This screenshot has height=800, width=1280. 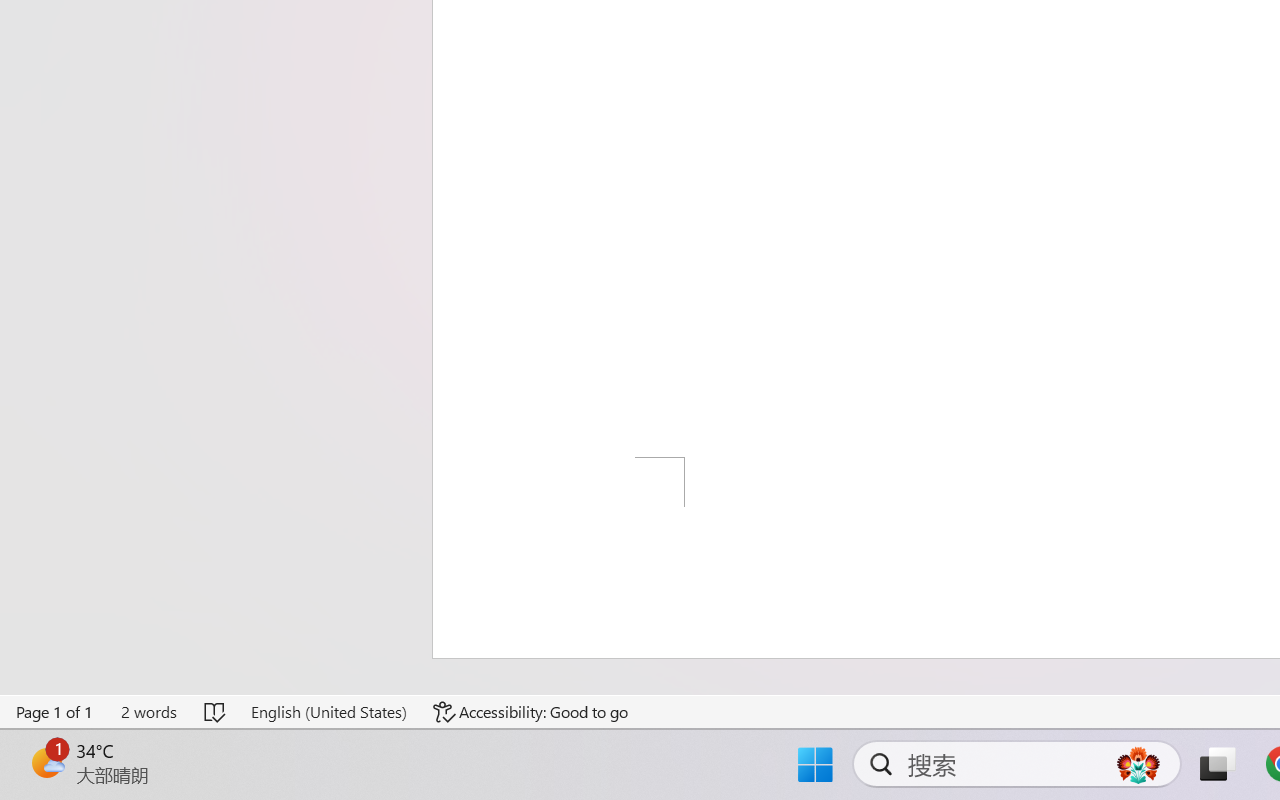 What do you see at coordinates (531, 711) in the screenshot?
I see `'Accessibility Checker Accessibility: Good to go'` at bounding box center [531, 711].